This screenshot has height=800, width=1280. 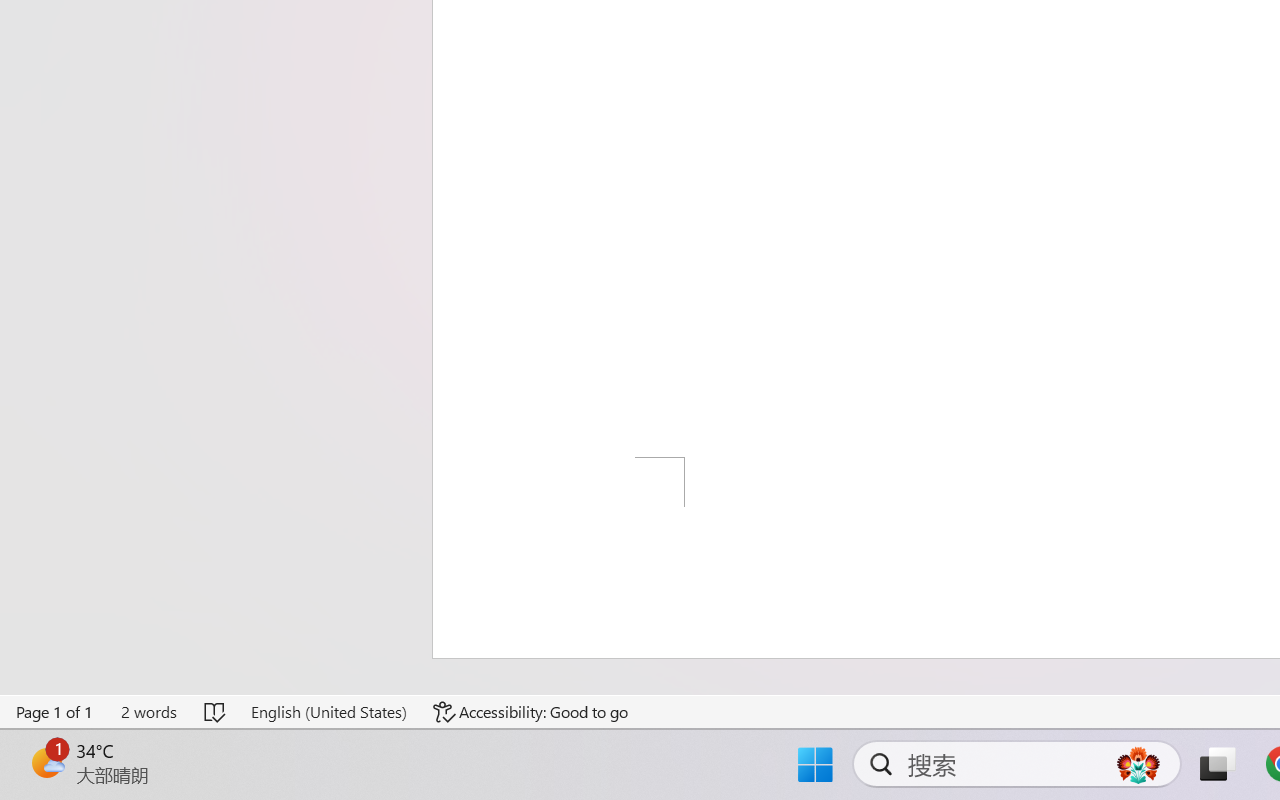 What do you see at coordinates (531, 711) in the screenshot?
I see `'Accessibility Checker Accessibility: Good to go'` at bounding box center [531, 711].